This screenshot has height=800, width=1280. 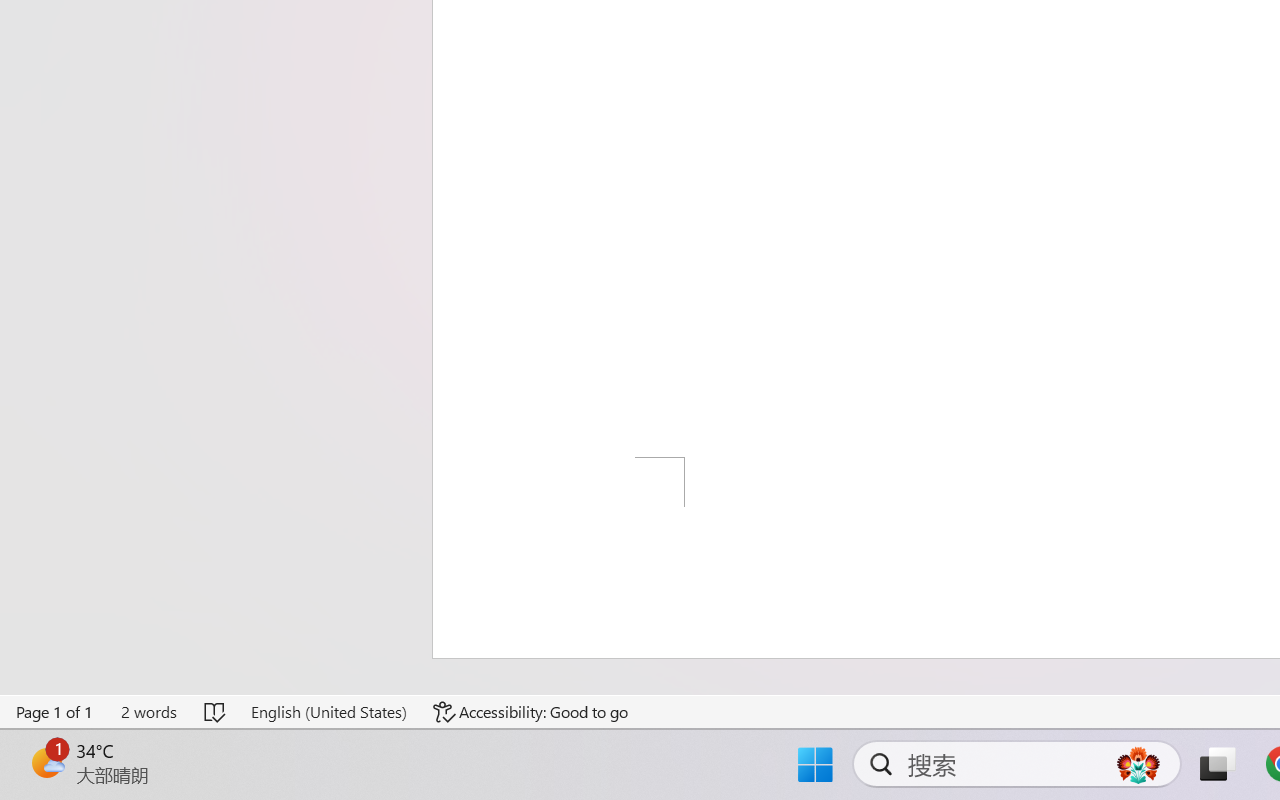 What do you see at coordinates (531, 711) in the screenshot?
I see `'Accessibility Checker Accessibility: Good to go'` at bounding box center [531, 711].